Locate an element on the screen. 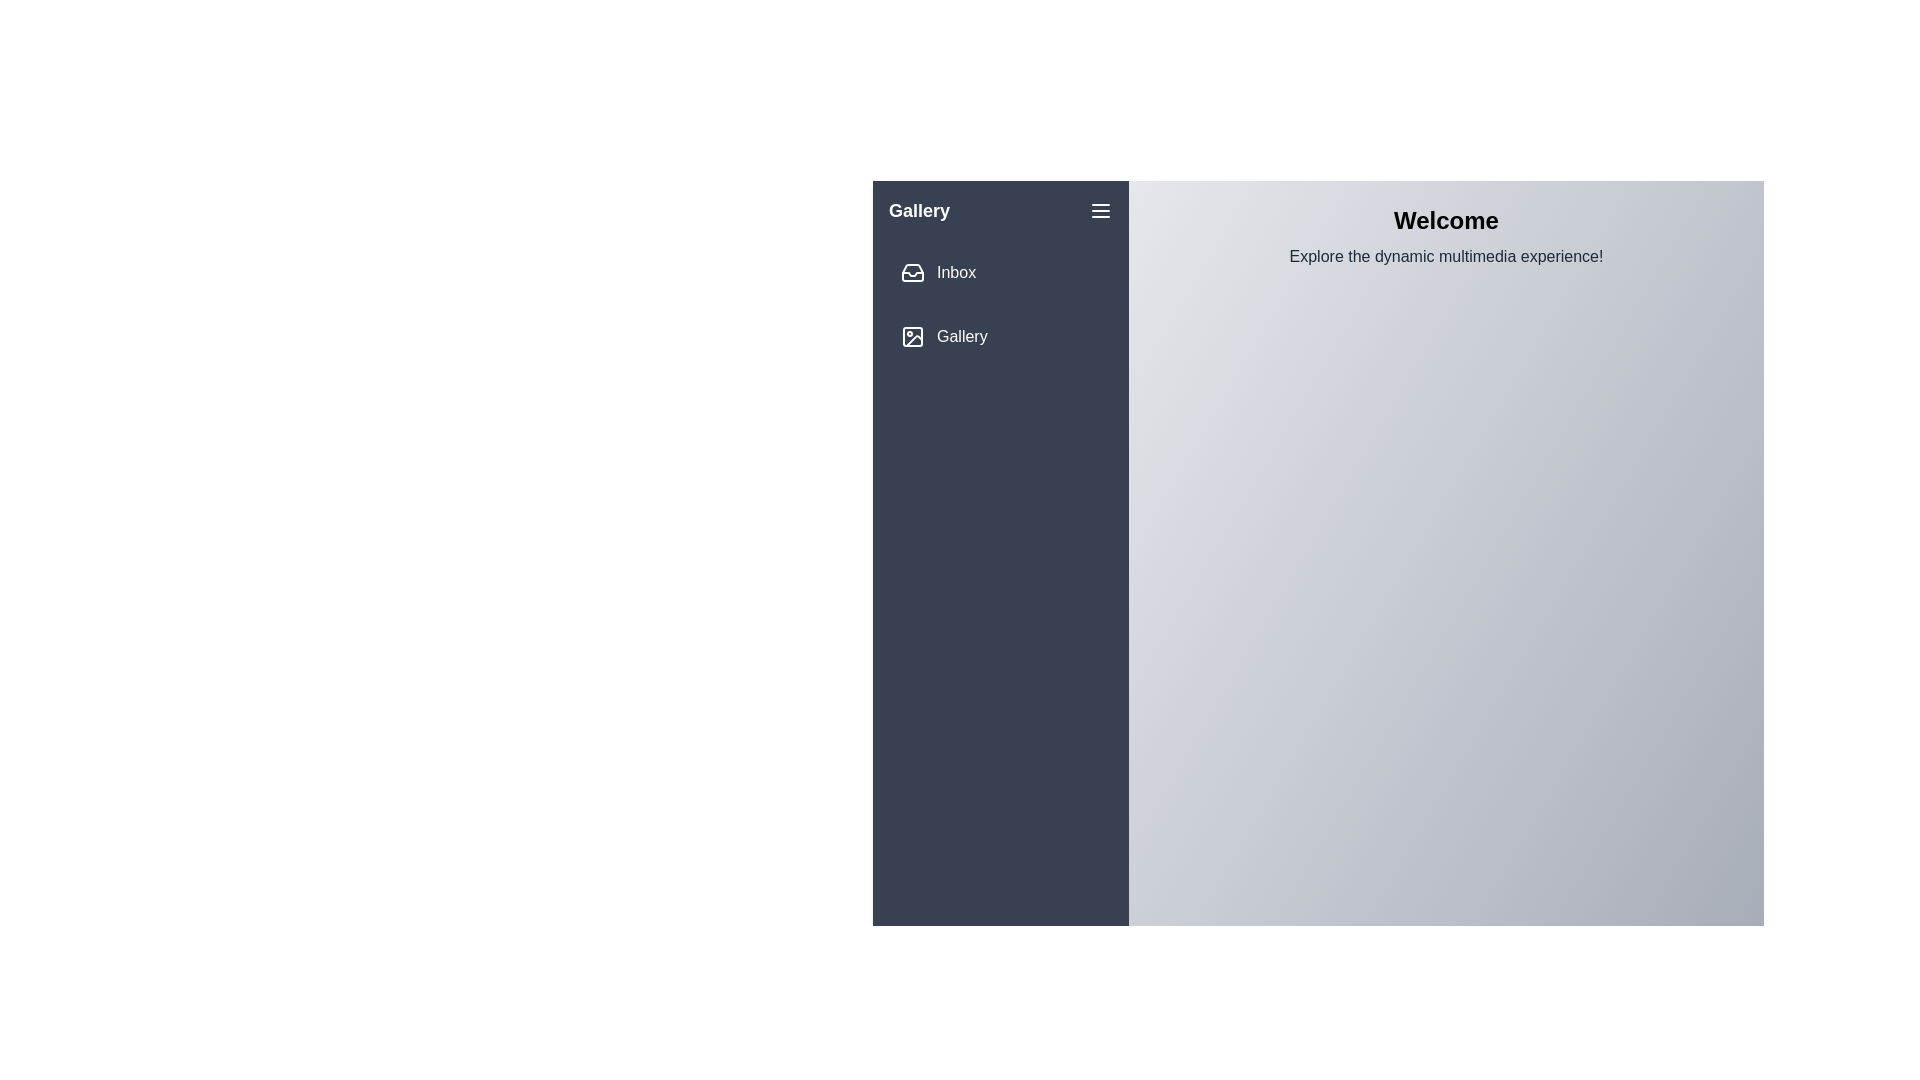 The width and height of the screenshot is (1920, 1080). the 'Gallery' icon located to the left of the 'Gallery' text in the left-hand navigation to focus the associated menu item is located at coordinates (911, 335).